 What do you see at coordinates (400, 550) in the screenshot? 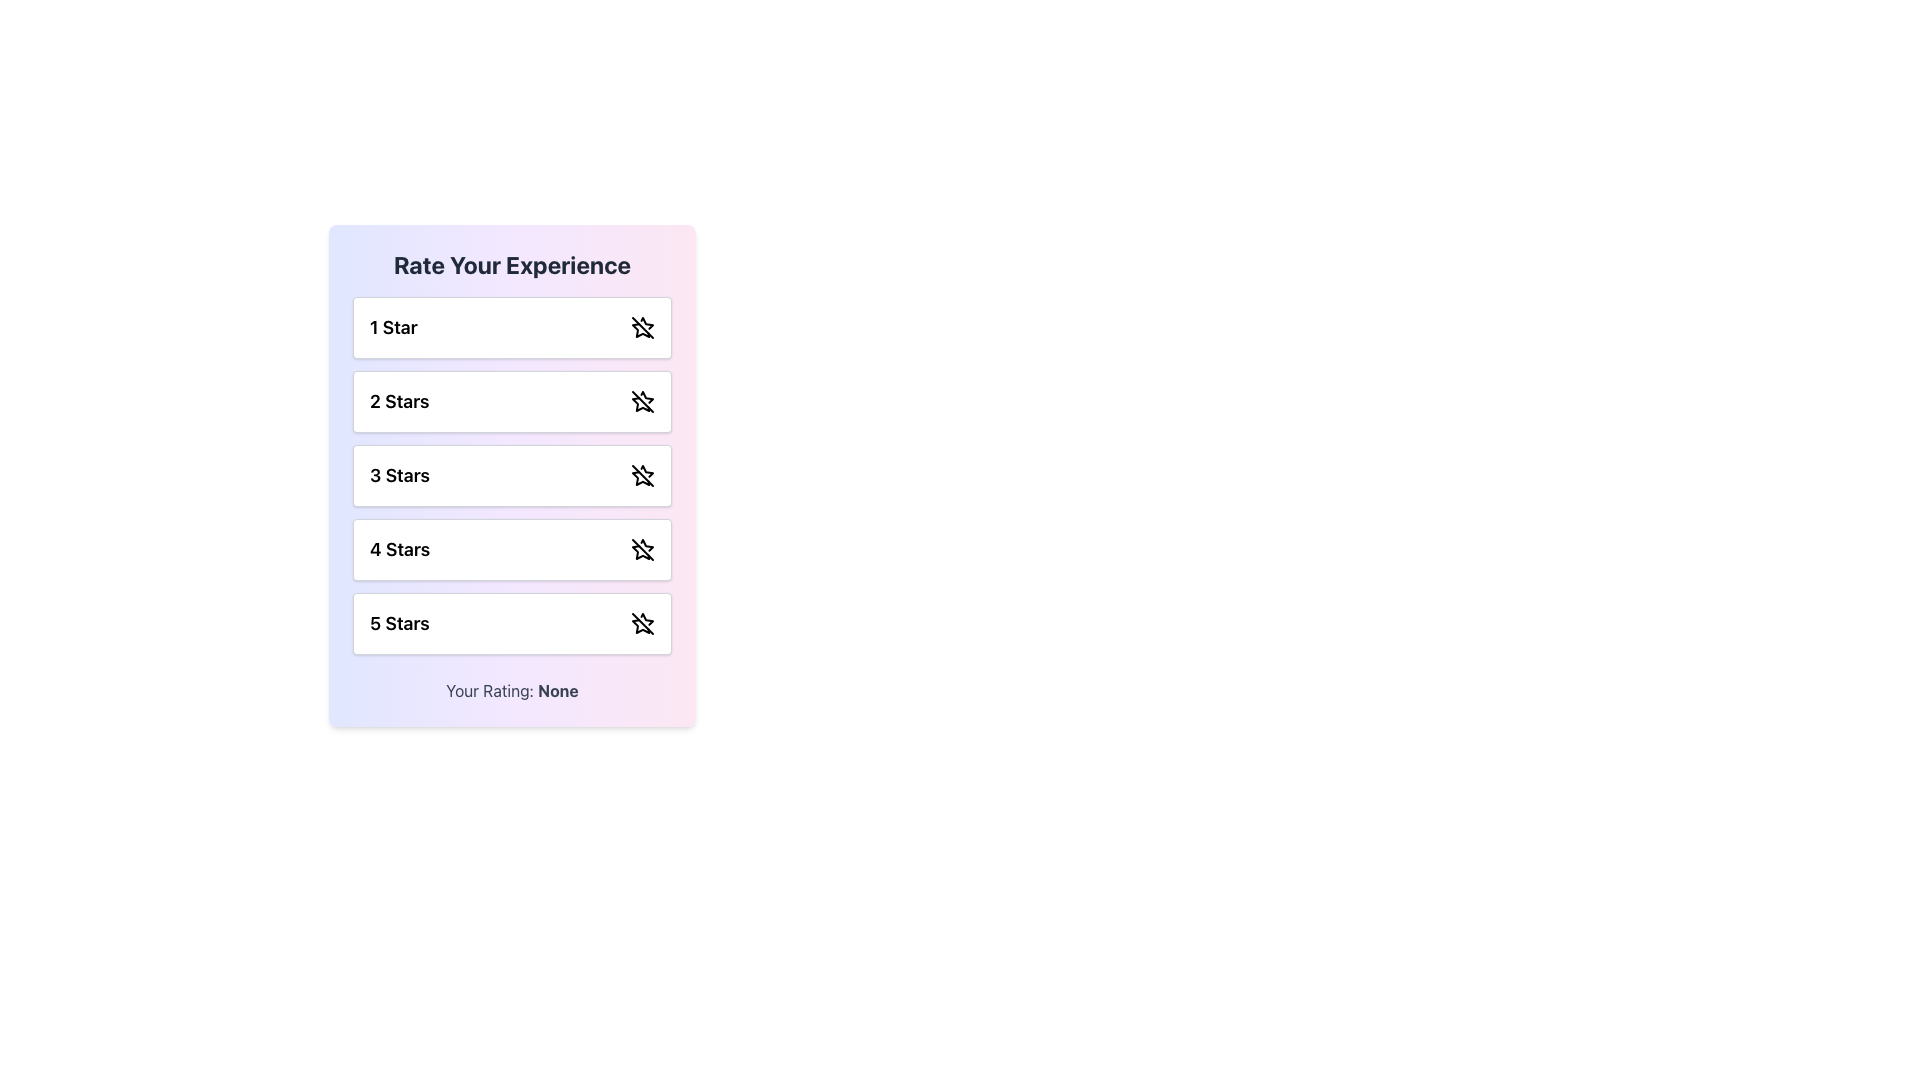
I see `the text label displaying '4 Stars', which is the fourth item in a vertical list of star ratings, positioned between '3 Stars' and '5 Stars'` at bounding box center [400, 550].